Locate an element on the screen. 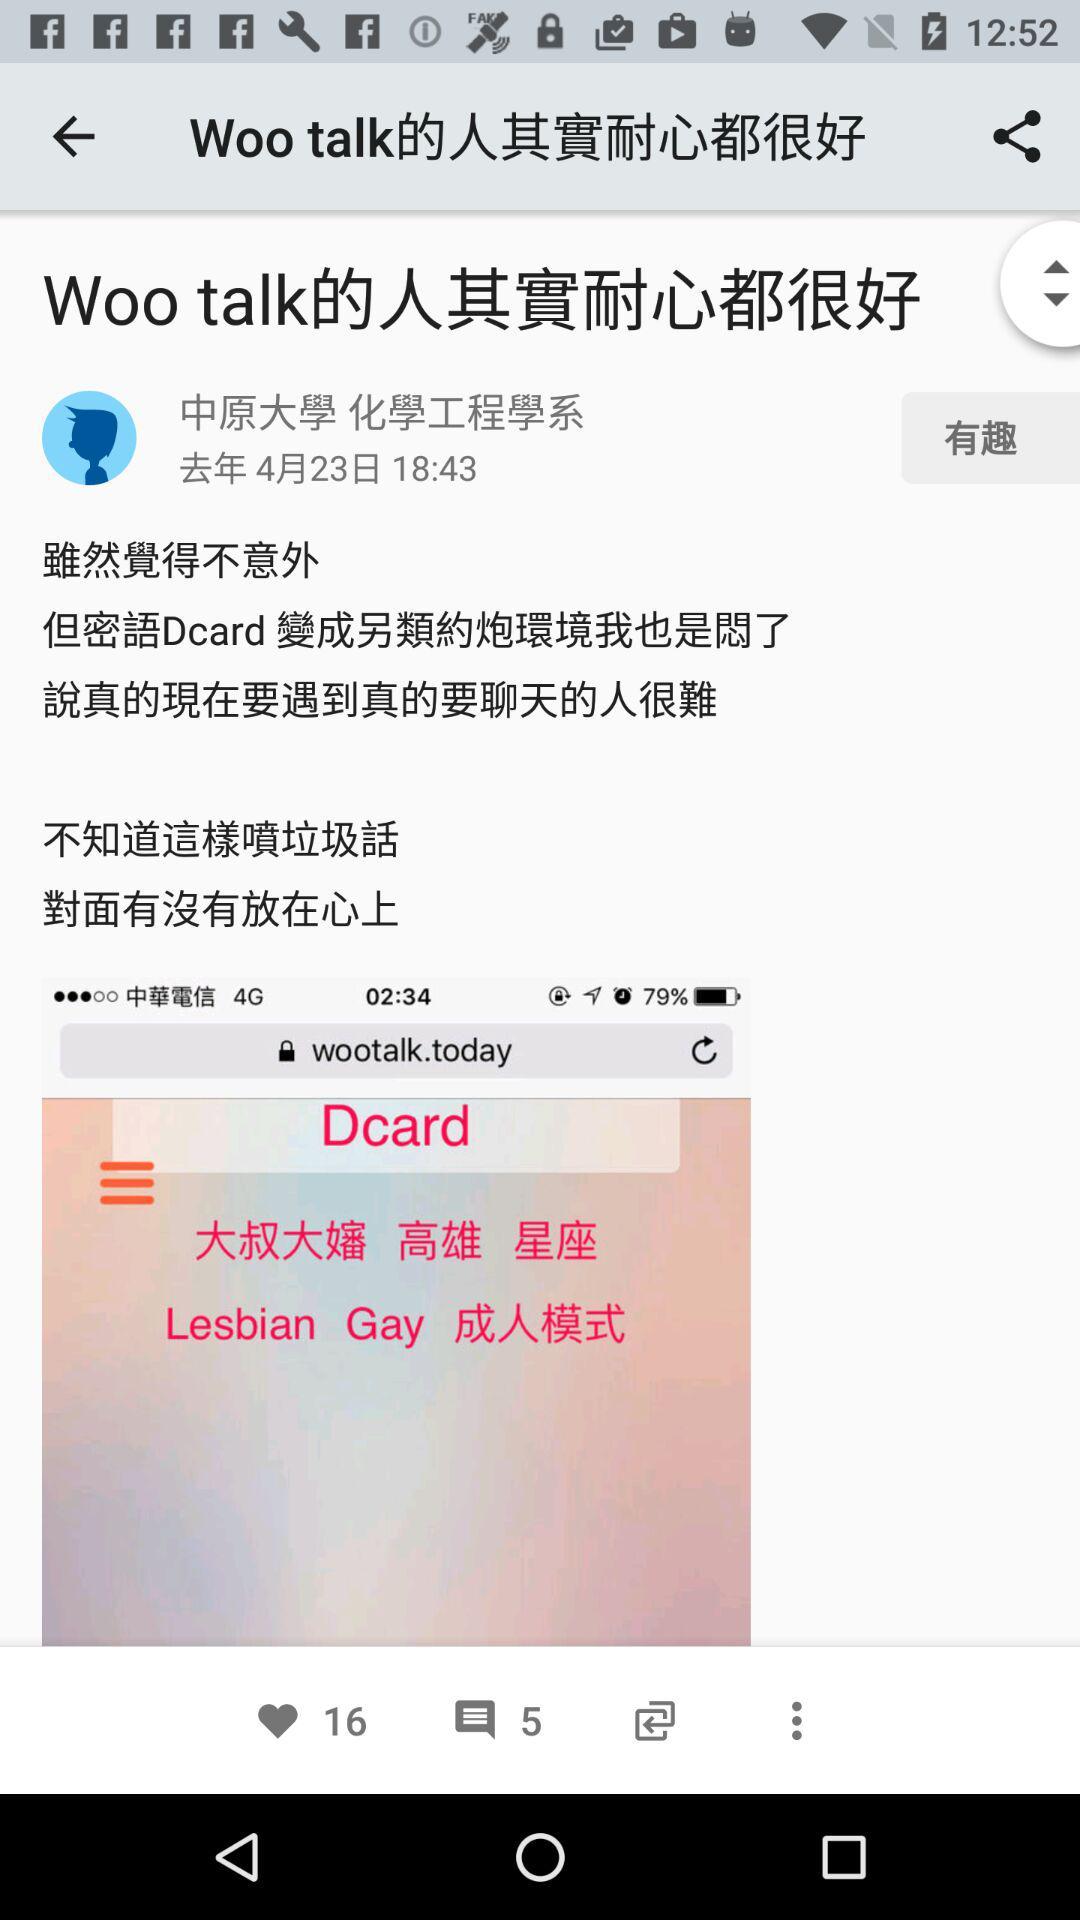  item to the left of the 5 is located at coordinates (310, 1719).